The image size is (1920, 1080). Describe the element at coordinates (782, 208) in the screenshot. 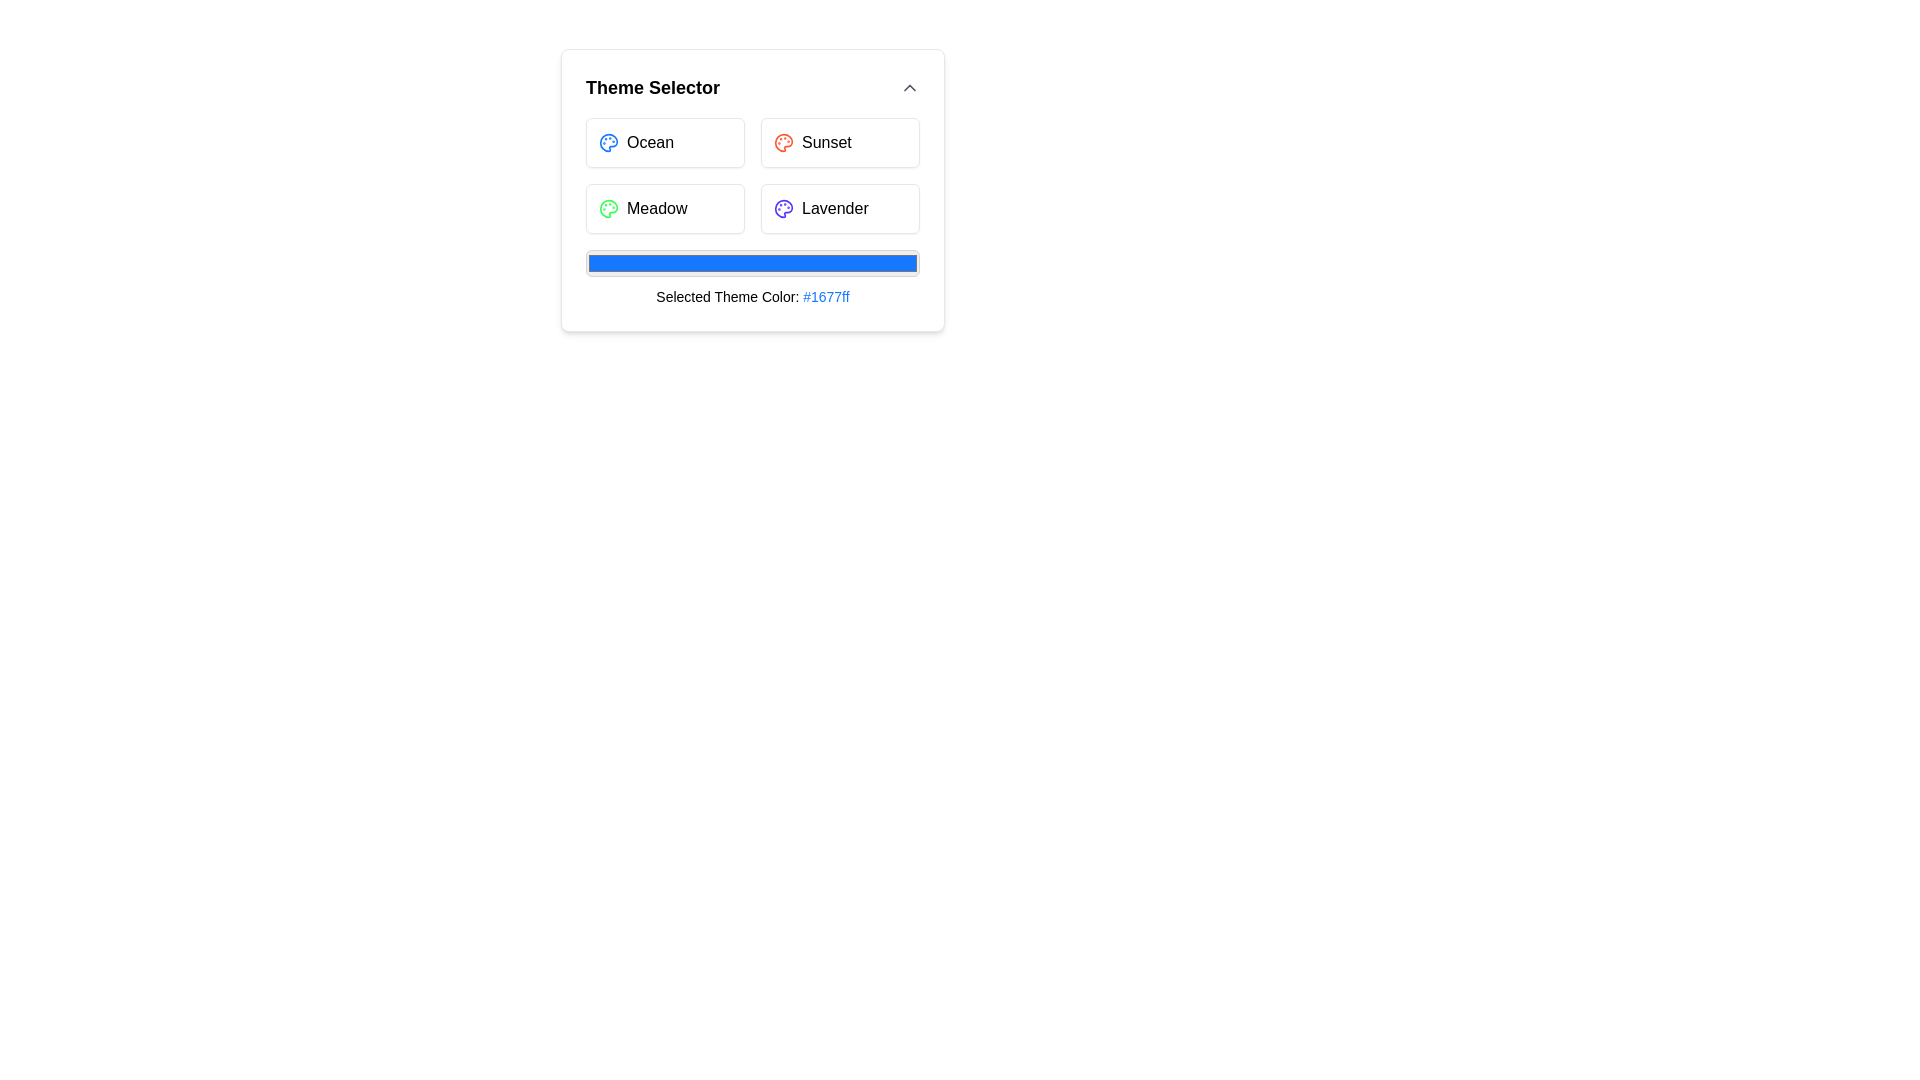

I see `the icon representing the 'Lavender' theme option, located at the bottom right of the theme selection grid` at that location.